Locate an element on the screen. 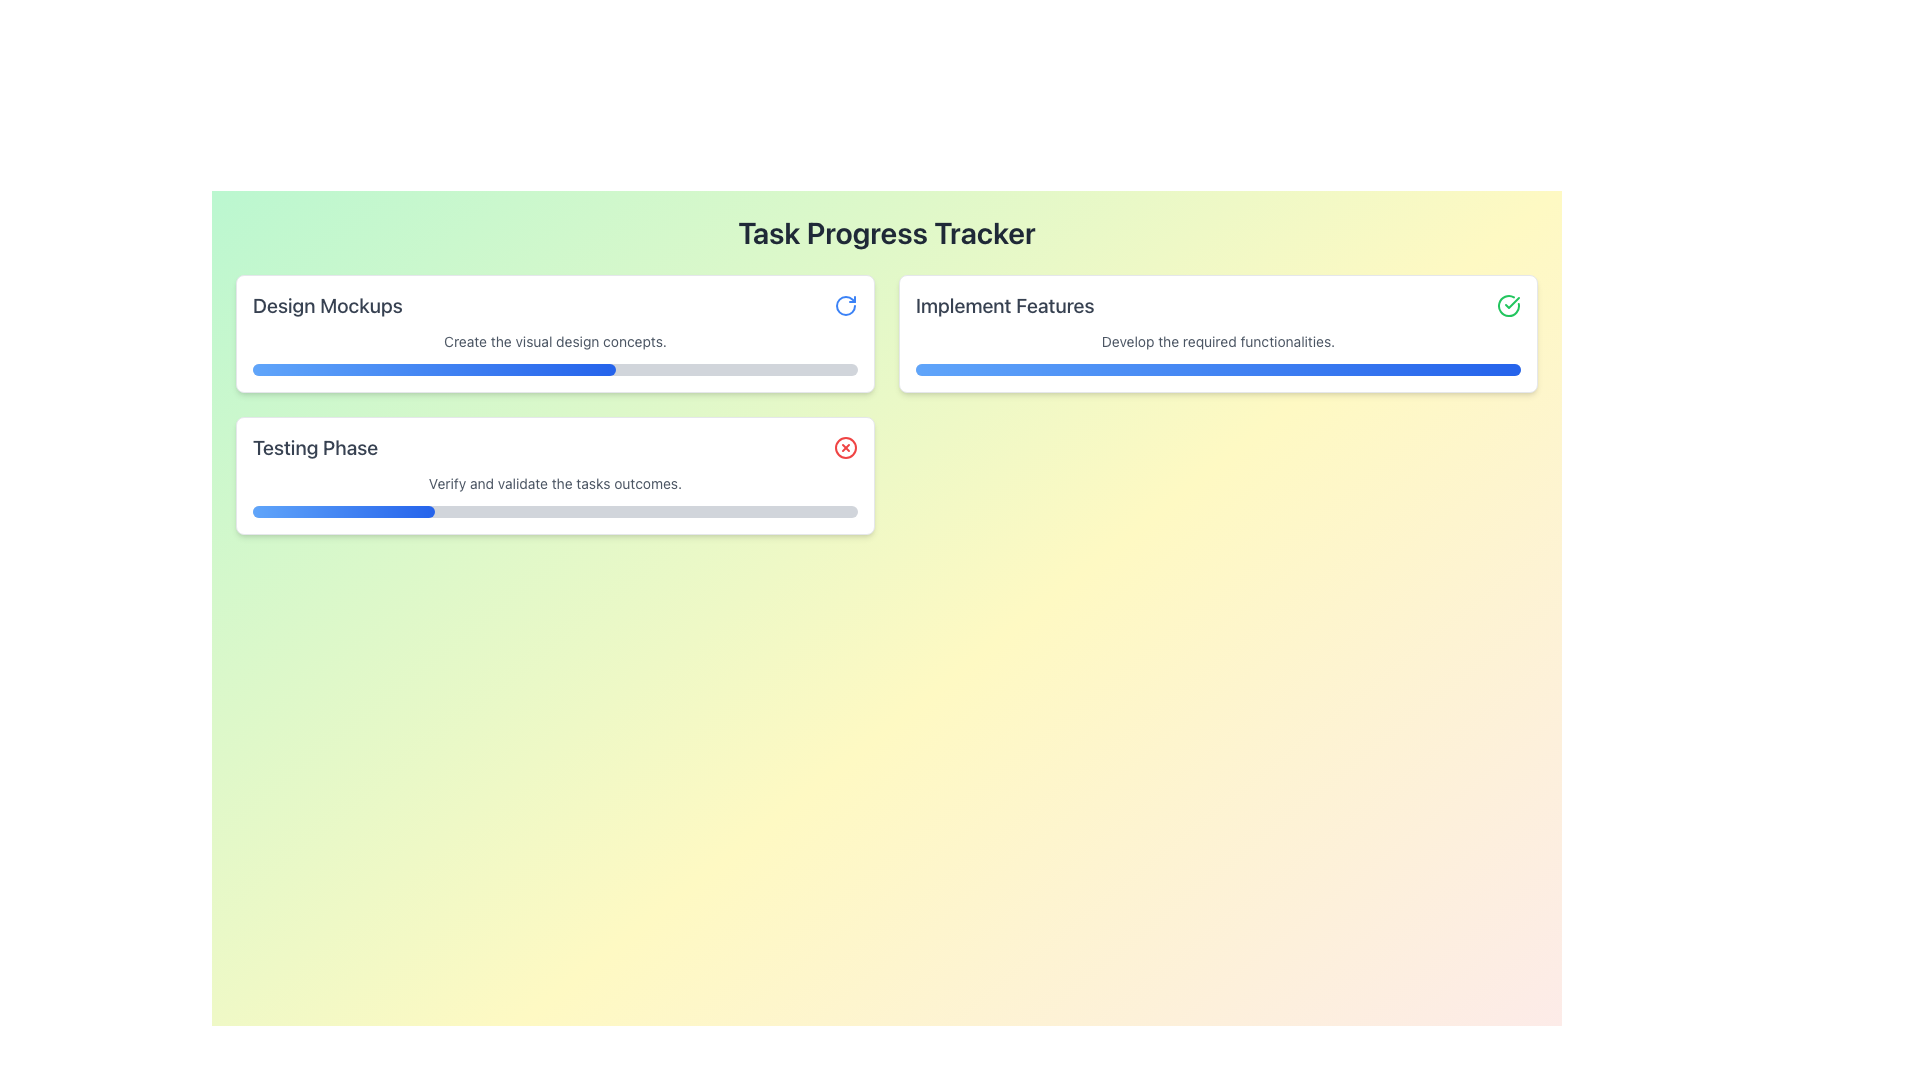  the blue gradient progress bar located at the bottom of the 'Testing Phase' task card is located at coordinates (343, 511).